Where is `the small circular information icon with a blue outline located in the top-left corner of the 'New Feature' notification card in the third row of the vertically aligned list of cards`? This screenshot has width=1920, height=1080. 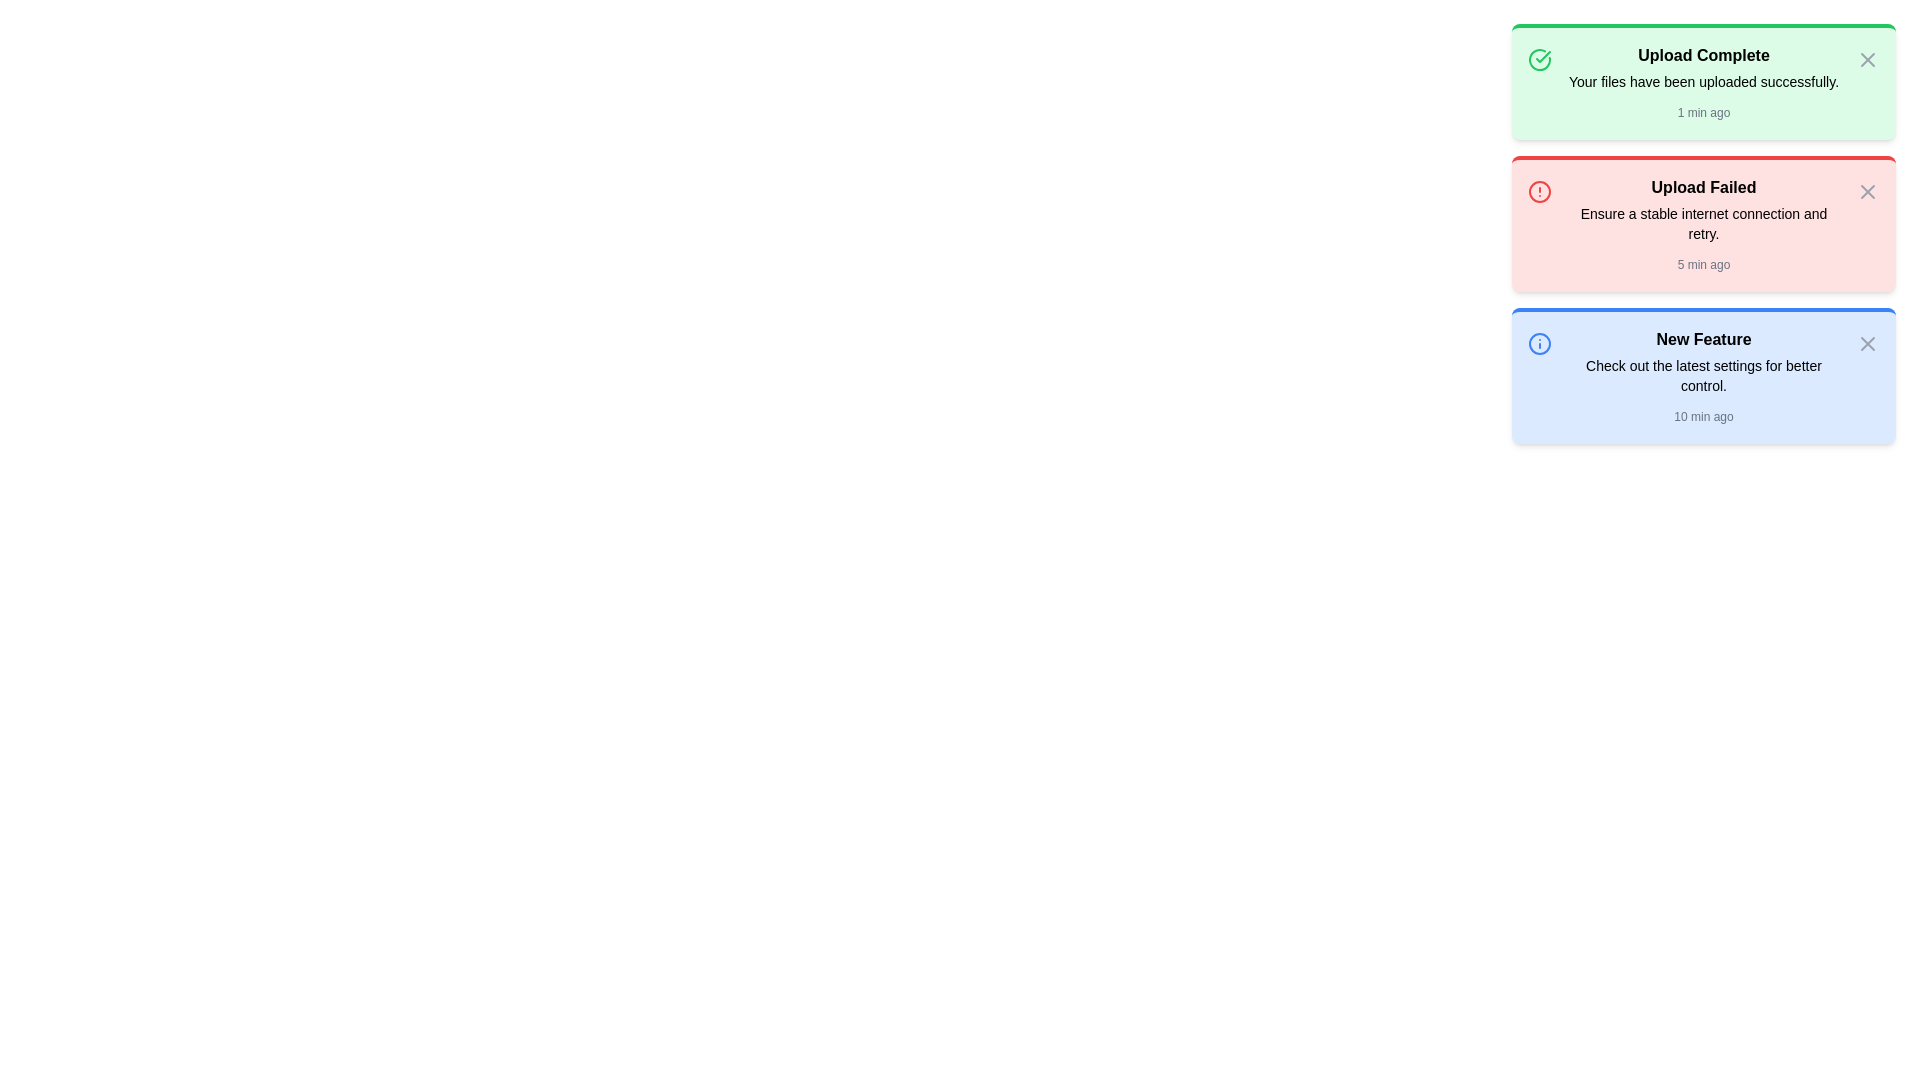
the small circular information icon with a blue outline located in the top-left corner of the 'New Feature' notification card in the third row of the vertically aligned list of cards is located at coordinates (1539, 342).